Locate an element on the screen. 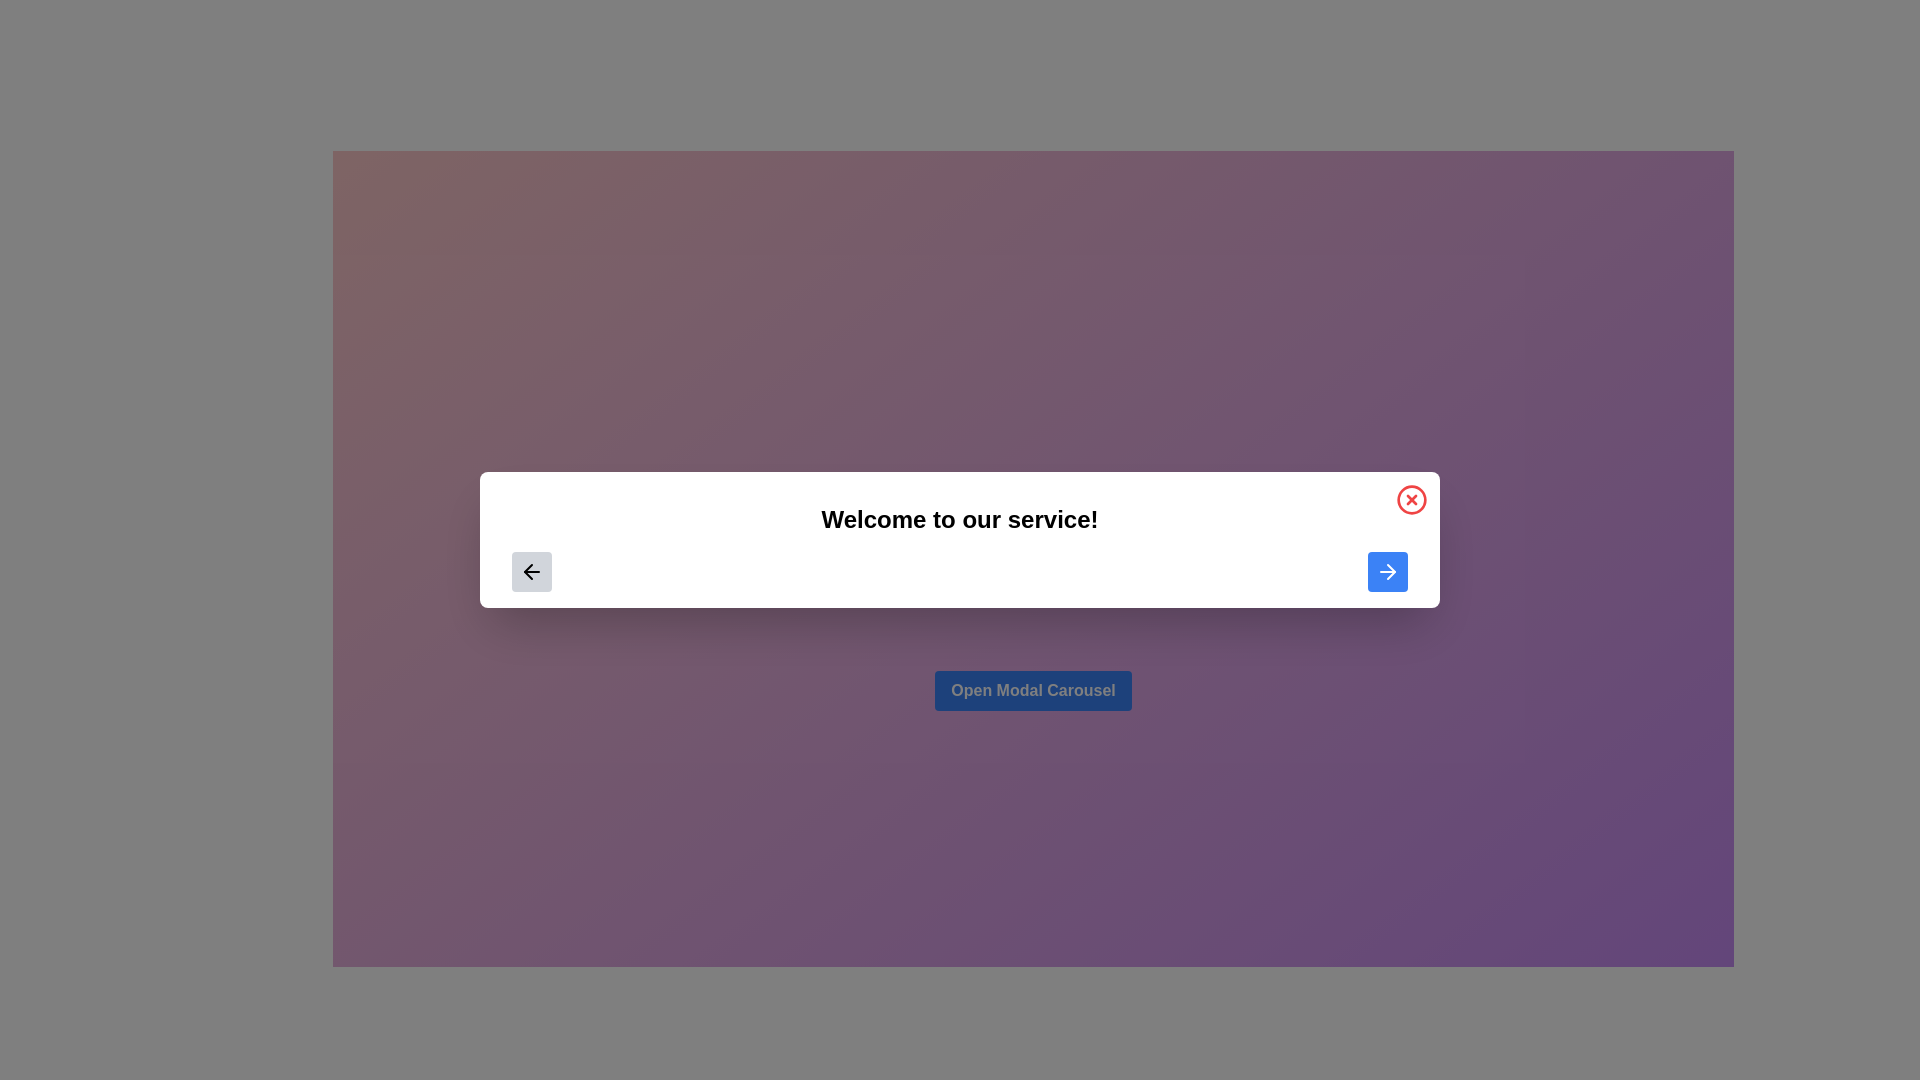  the right-pointing arrow icon within the blue circular button located at the bottom-right corner of the modal is located at coordinates (1386, 571).